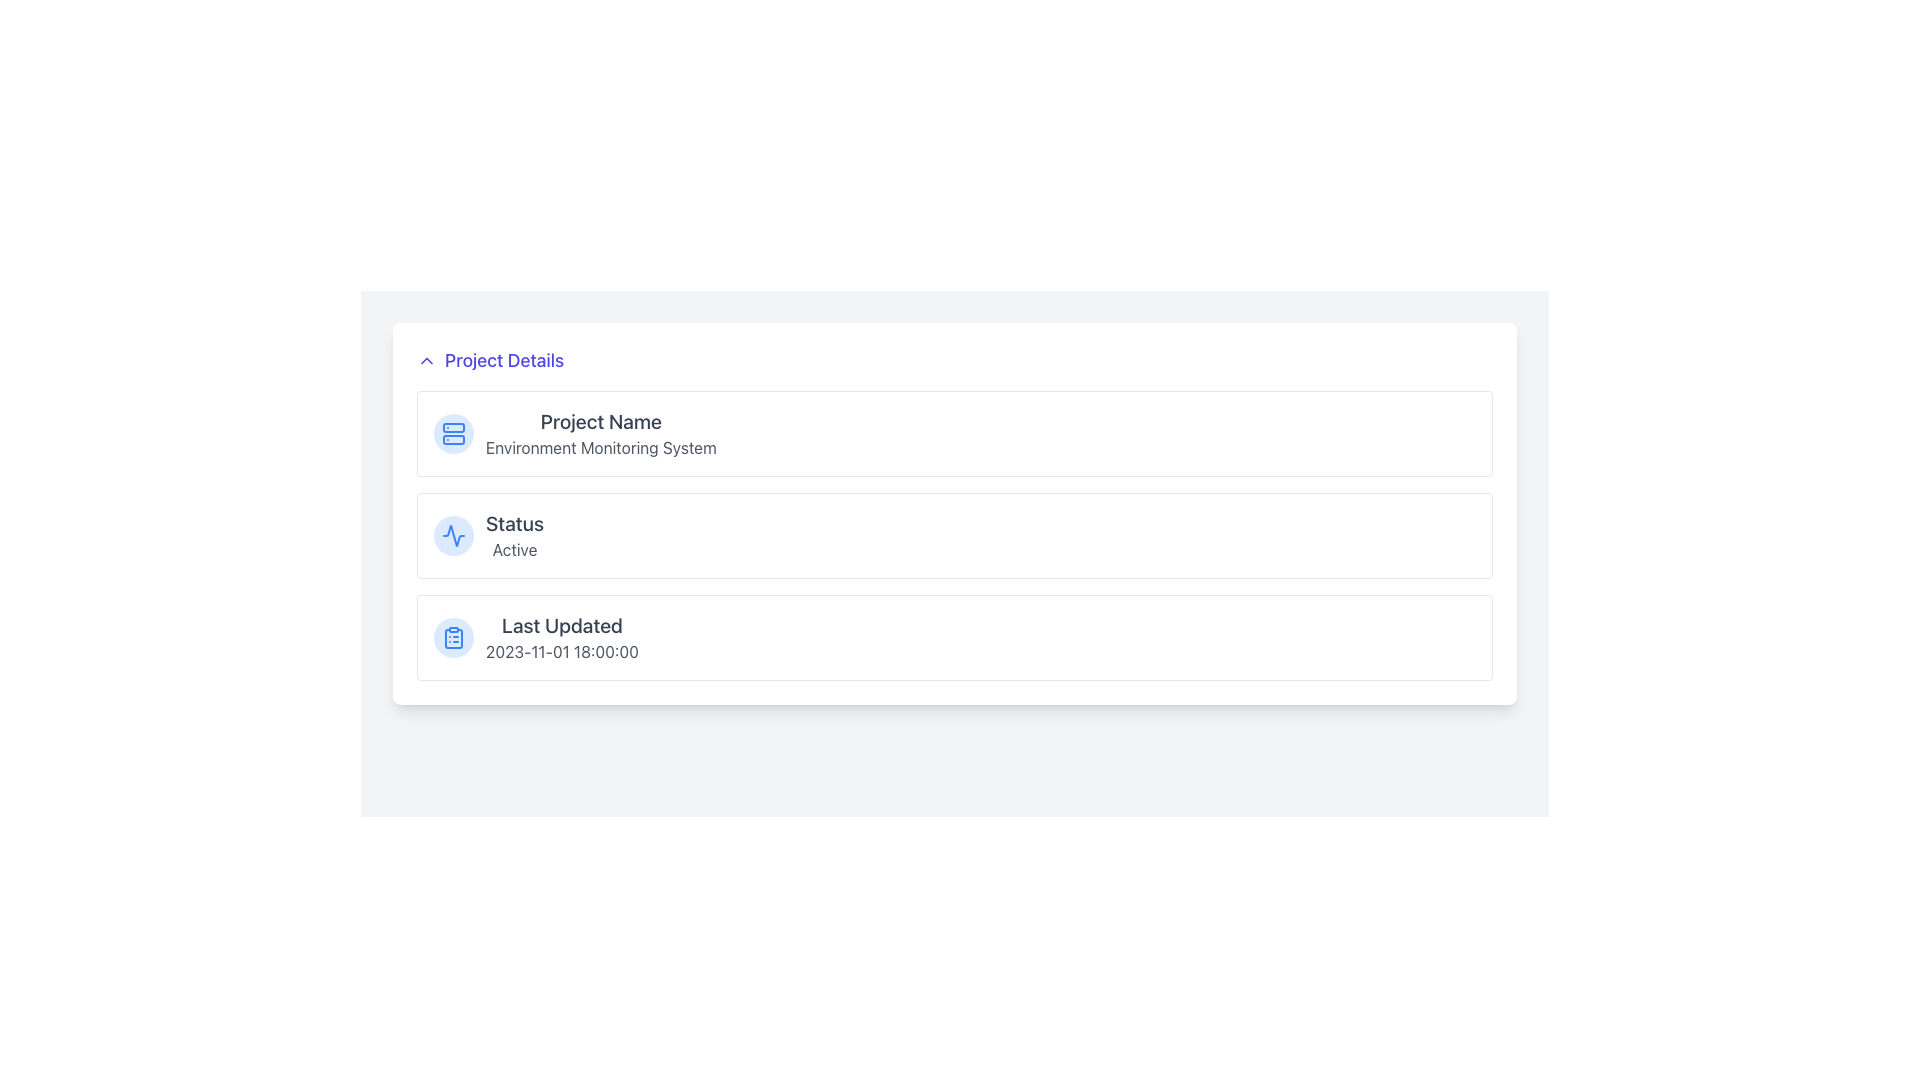 Image resolution: width=1920 pixels, height=1080 pixels. What do you see at coordinates (514, 550) in the screenshot?
I see `text label displaying the word 'Active' located next to the 'Status' label in the 'Project Details' card` at bounding box center [514, 550].